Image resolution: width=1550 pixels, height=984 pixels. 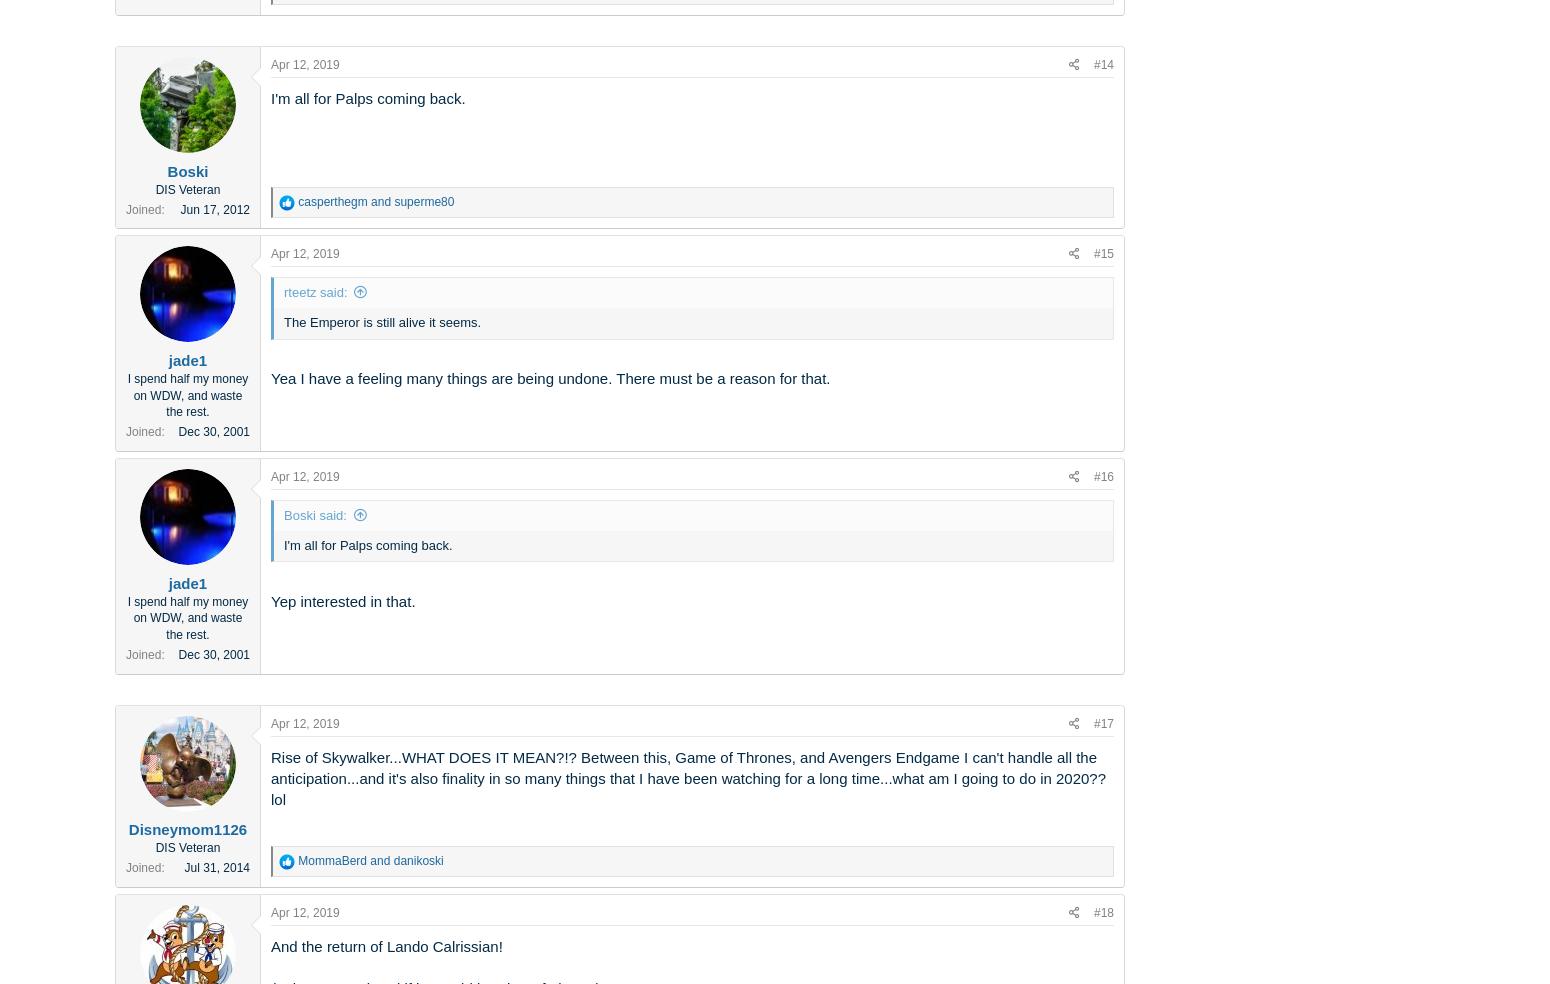 I want to click on 'The Emperor is still alive it seems.', so click(x=381, y=321).